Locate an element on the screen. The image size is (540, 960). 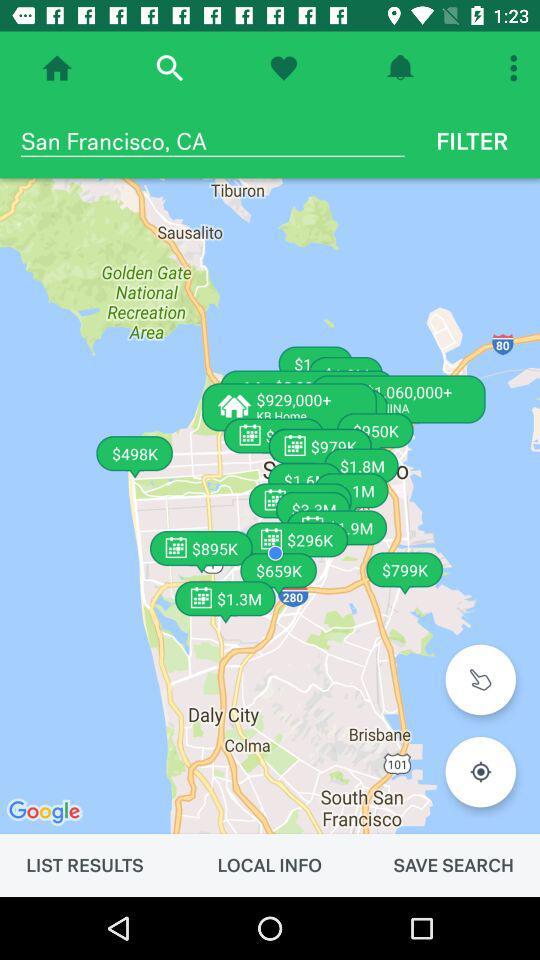
the filter is located at coordinates (472, 140).